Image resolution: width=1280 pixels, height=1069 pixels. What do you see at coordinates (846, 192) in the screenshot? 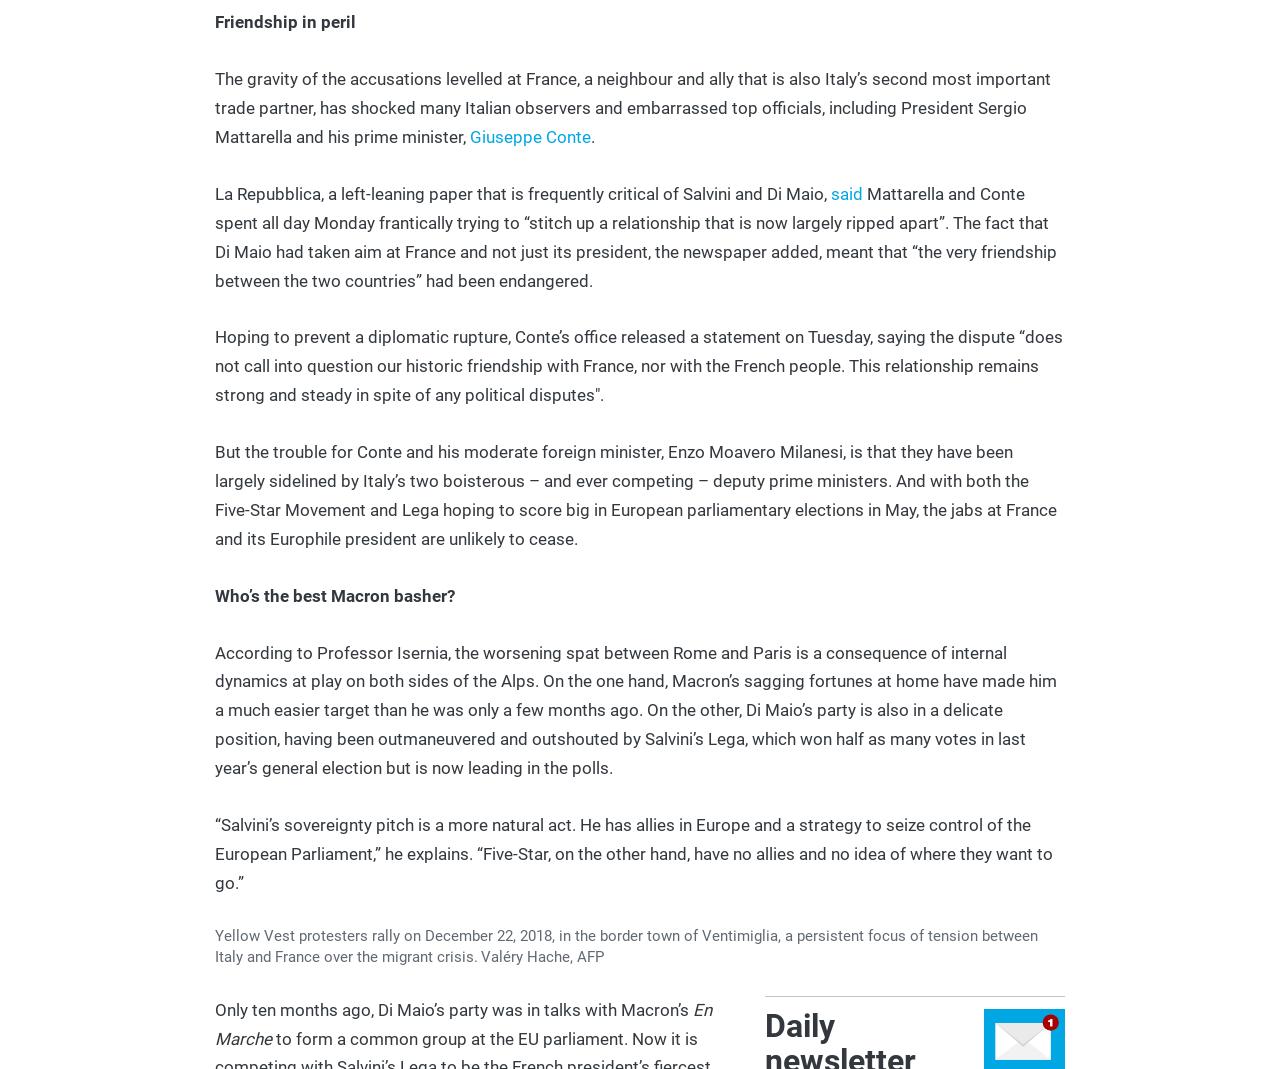
I see `'said'` at bounding box center [846, 192].